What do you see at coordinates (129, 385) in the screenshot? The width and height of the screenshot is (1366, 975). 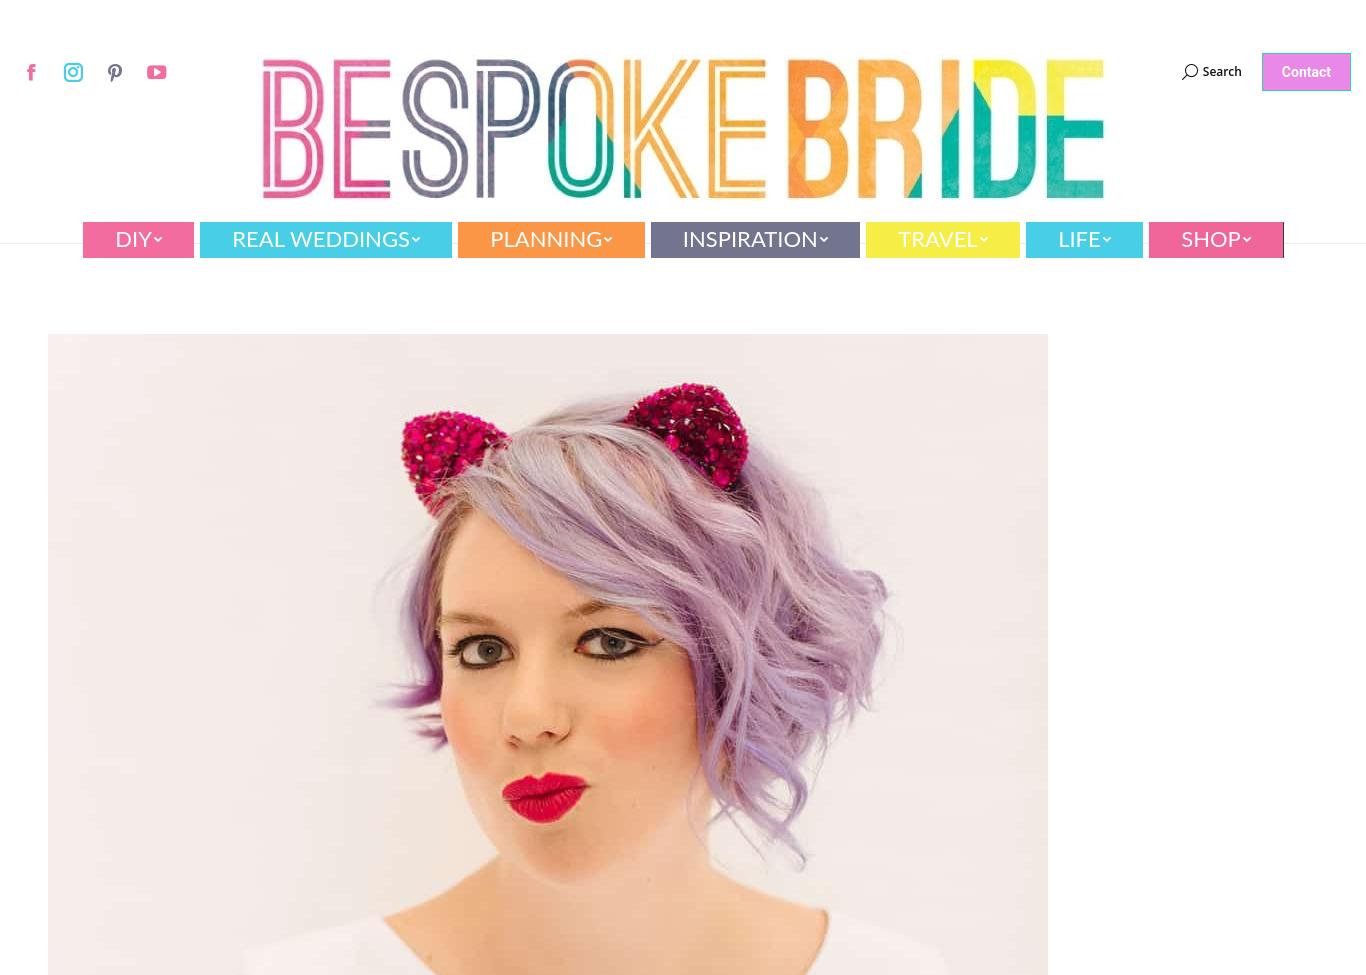 I see `'Flowers'` at bounding box center [129, 385].